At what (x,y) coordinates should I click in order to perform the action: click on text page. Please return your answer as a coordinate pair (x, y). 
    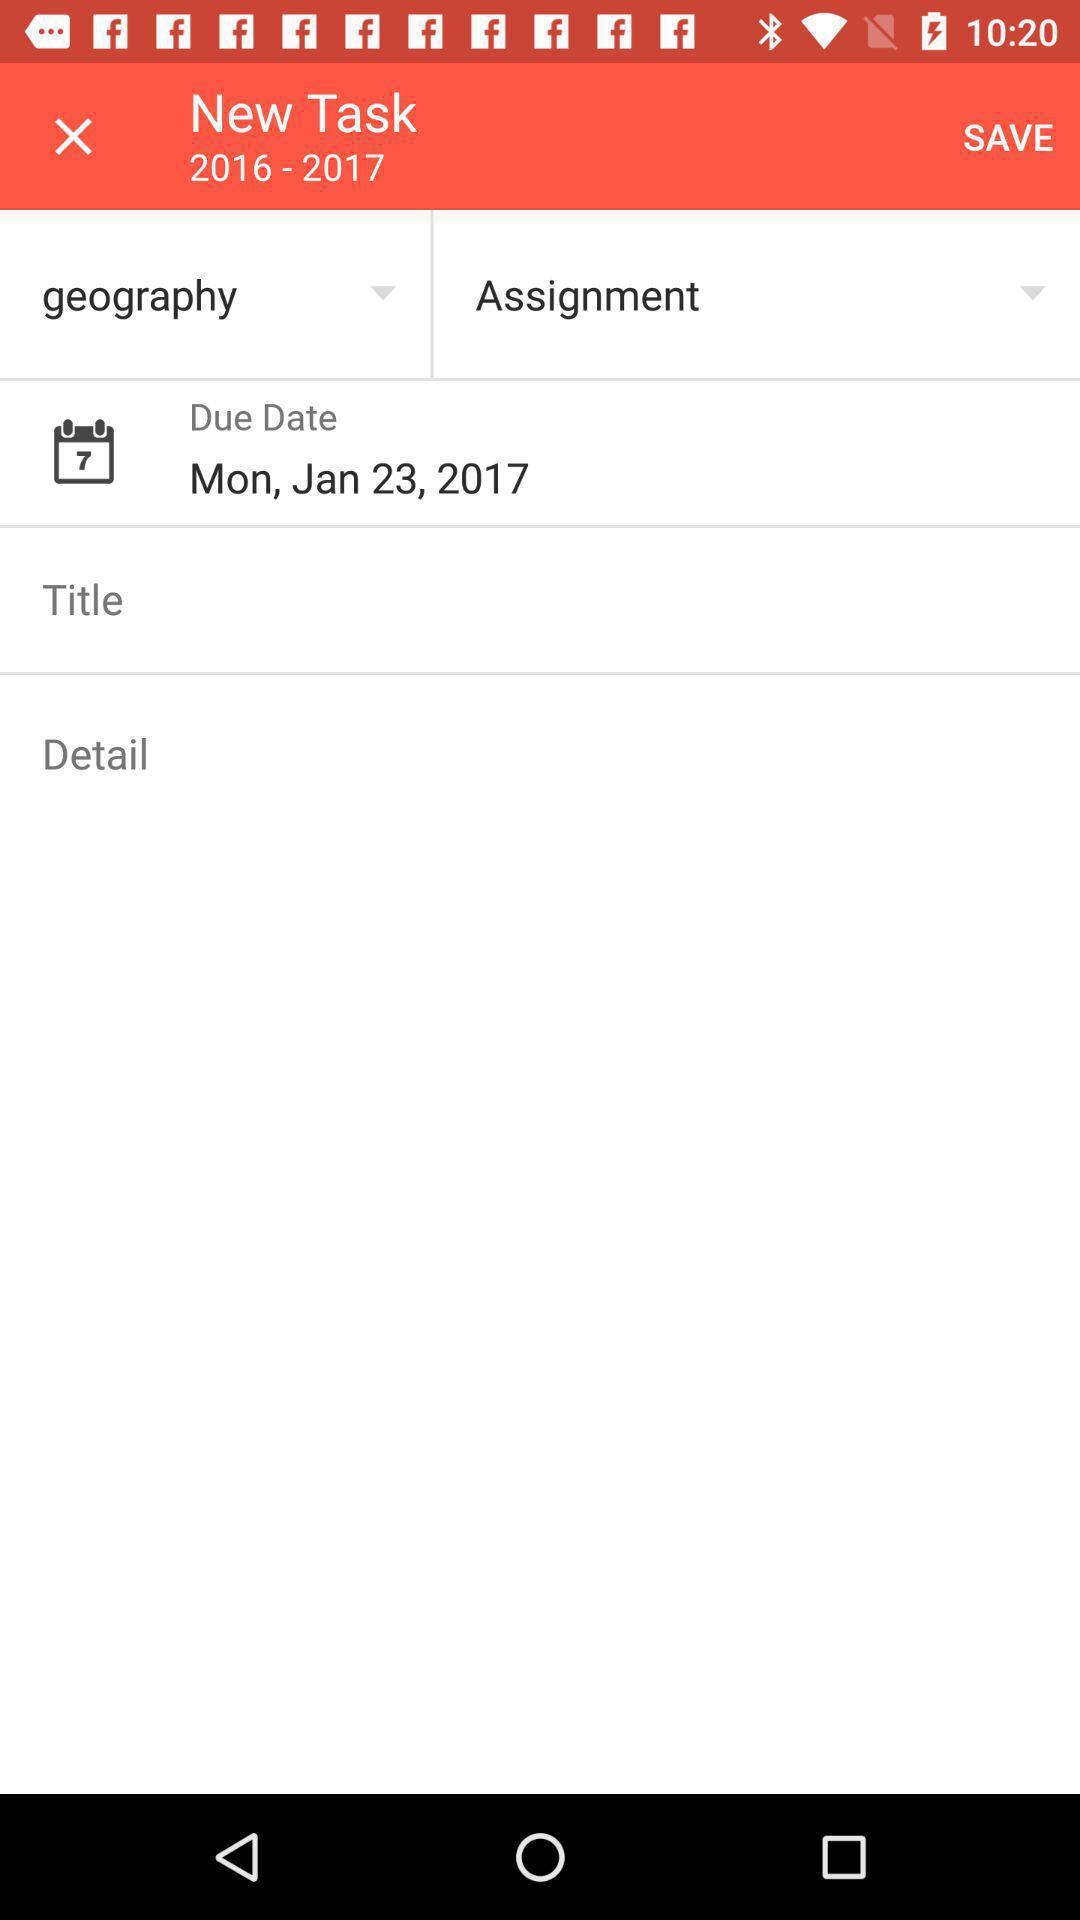
    Looking at the image, I should click on (540, 597).